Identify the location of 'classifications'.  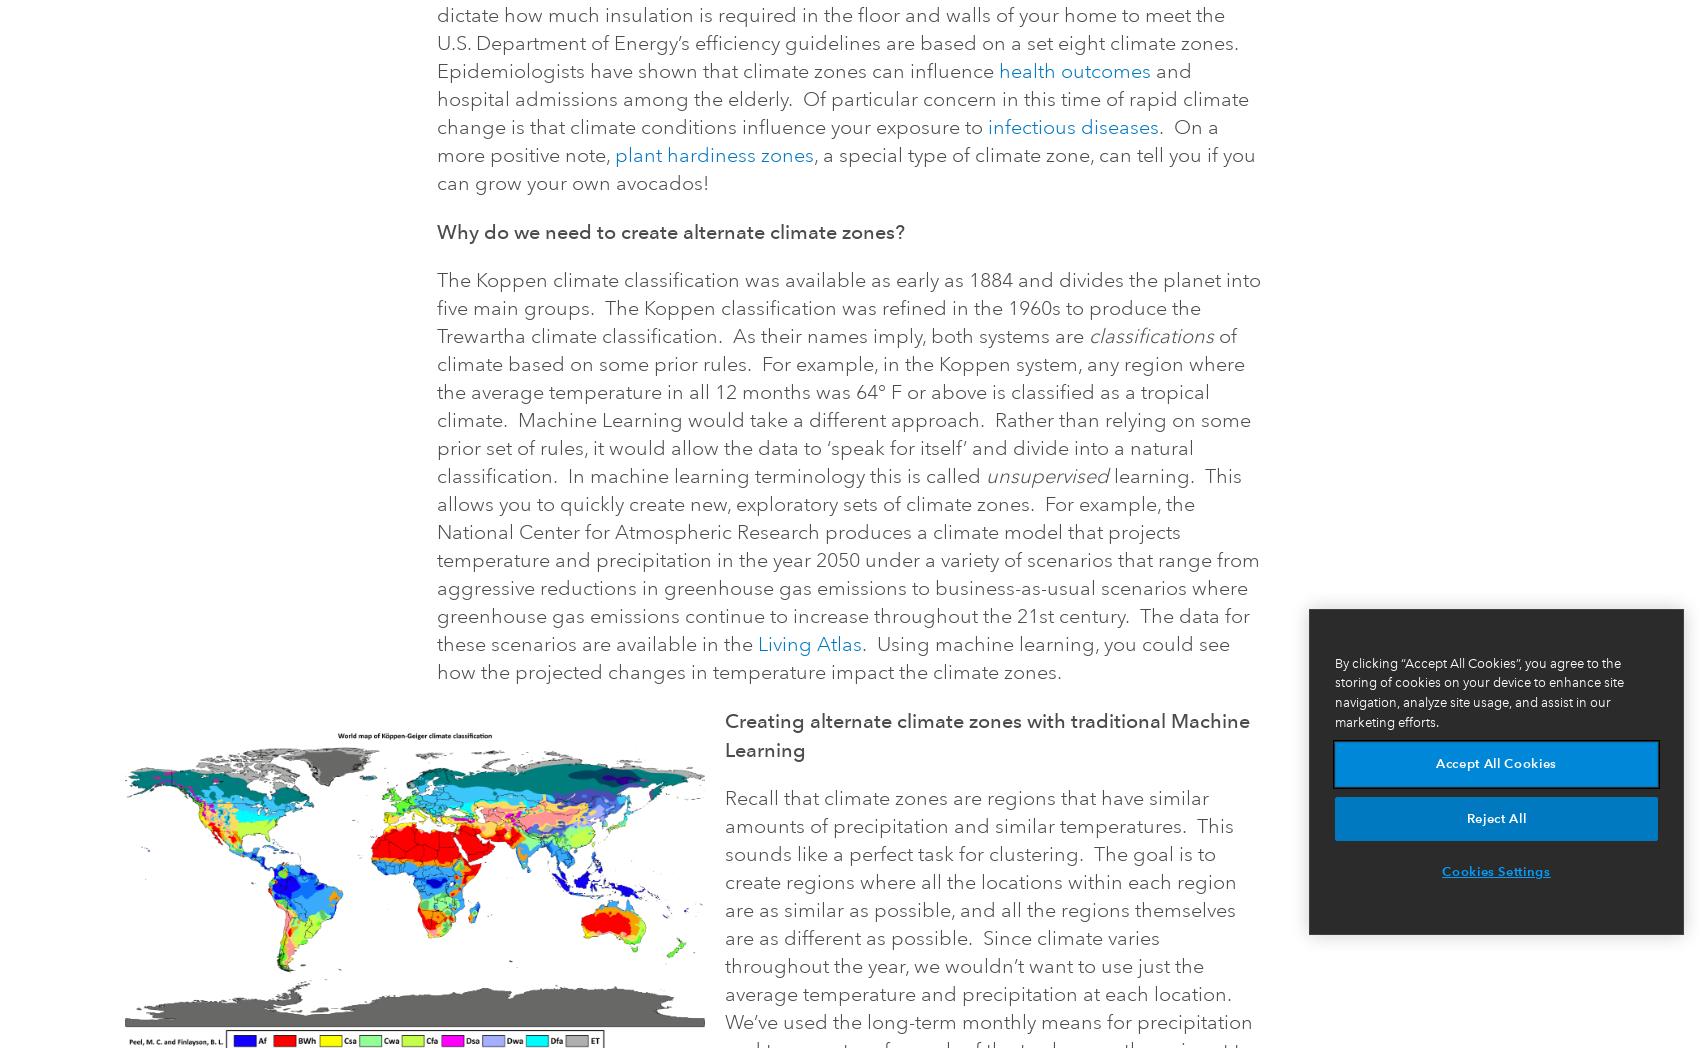
(1151, 336).